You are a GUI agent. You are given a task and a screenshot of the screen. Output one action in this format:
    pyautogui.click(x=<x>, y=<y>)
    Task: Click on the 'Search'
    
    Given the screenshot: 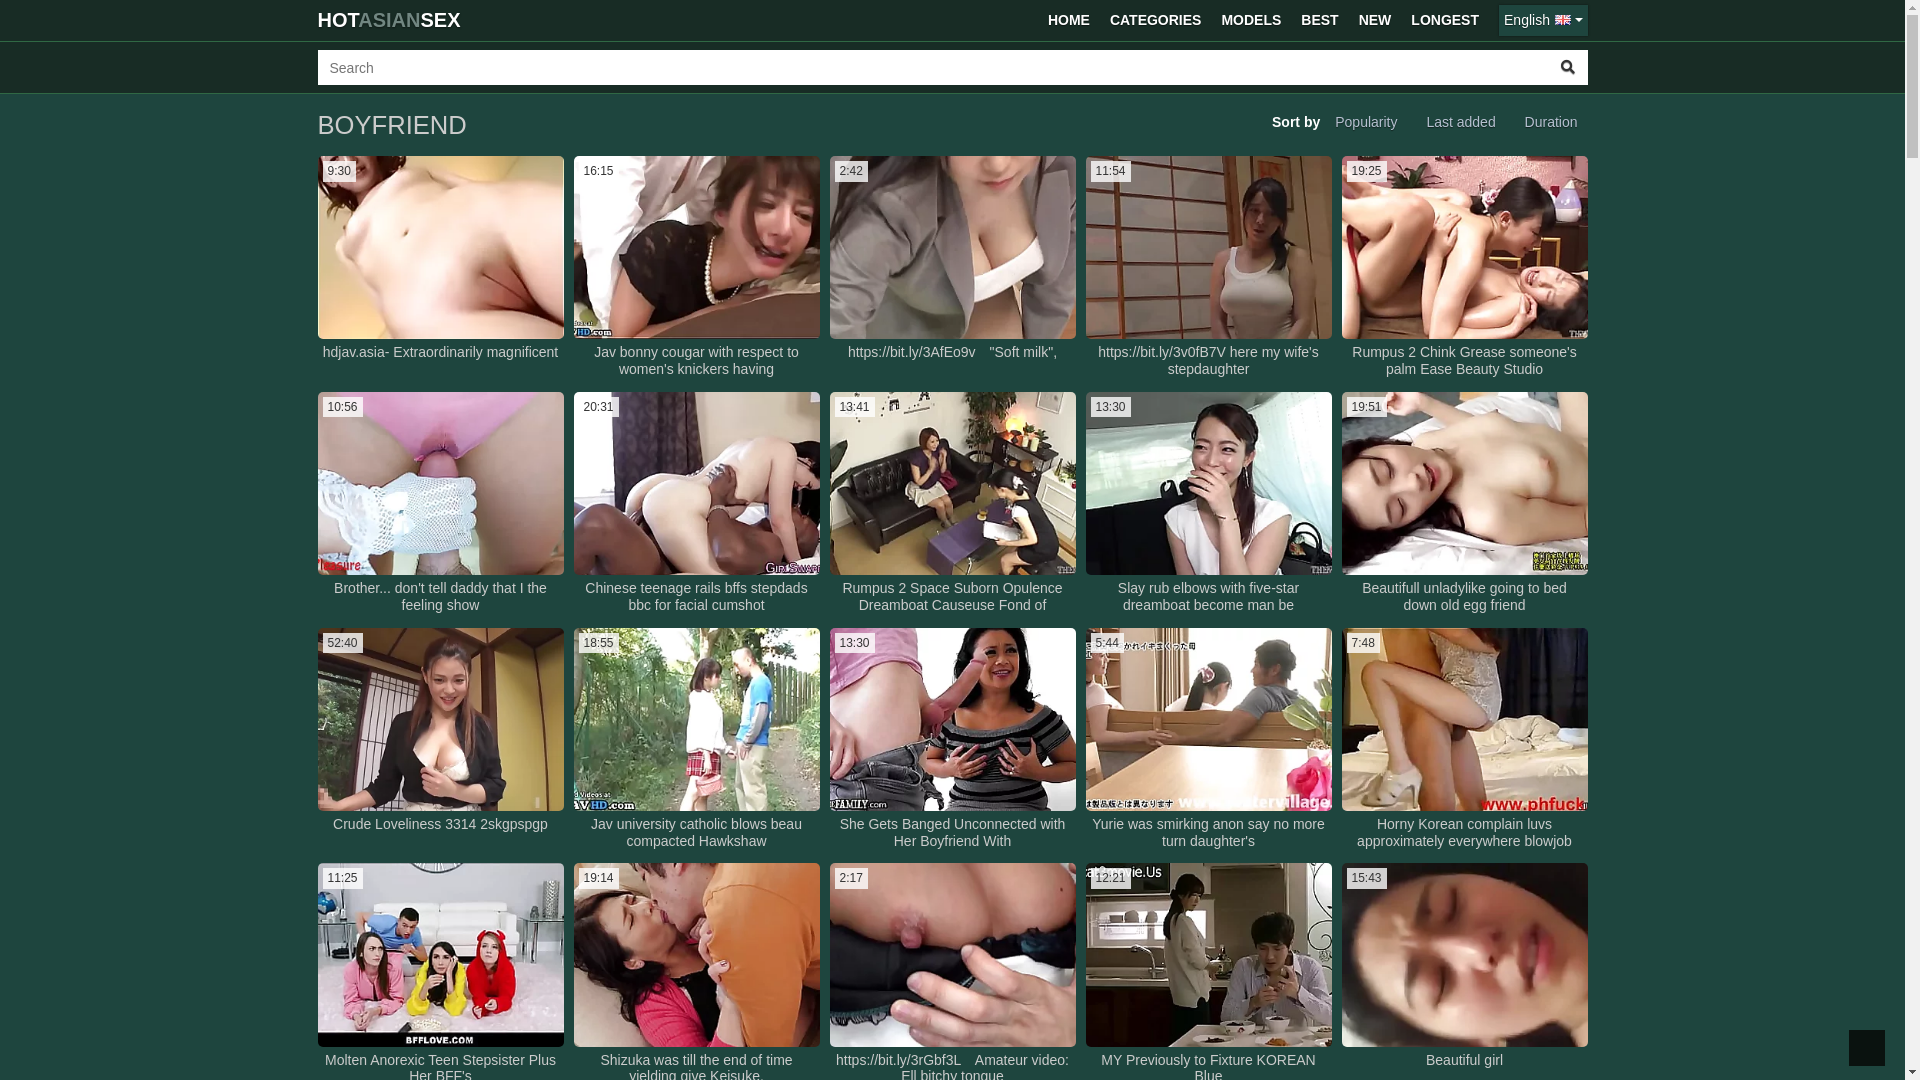 What is the action you would take?
    pyautogui.click(x=1567, y=66)
    